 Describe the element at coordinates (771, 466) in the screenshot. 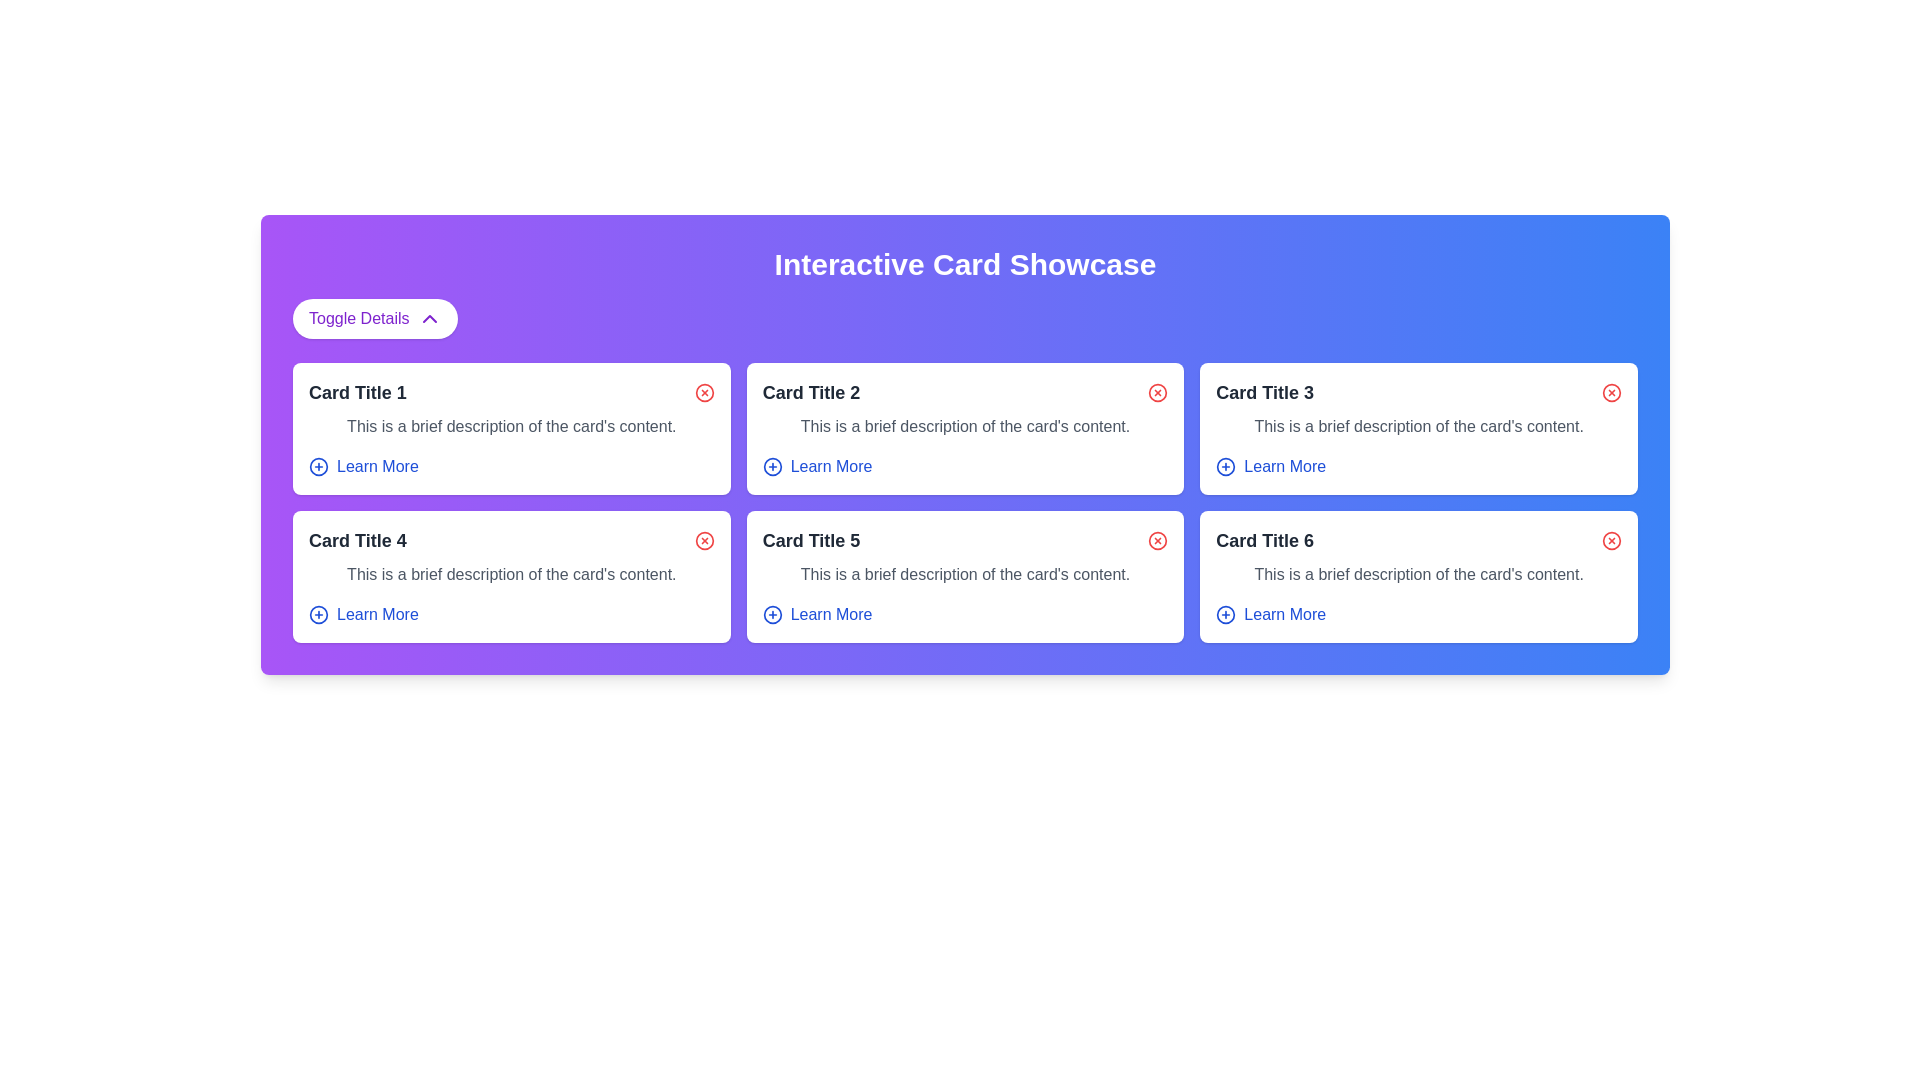

I see `the SVG circle component that indicates an expandable or addable state, located in the second card of the first row in the card grid layout, next to the 'Learn More' link` at that location.